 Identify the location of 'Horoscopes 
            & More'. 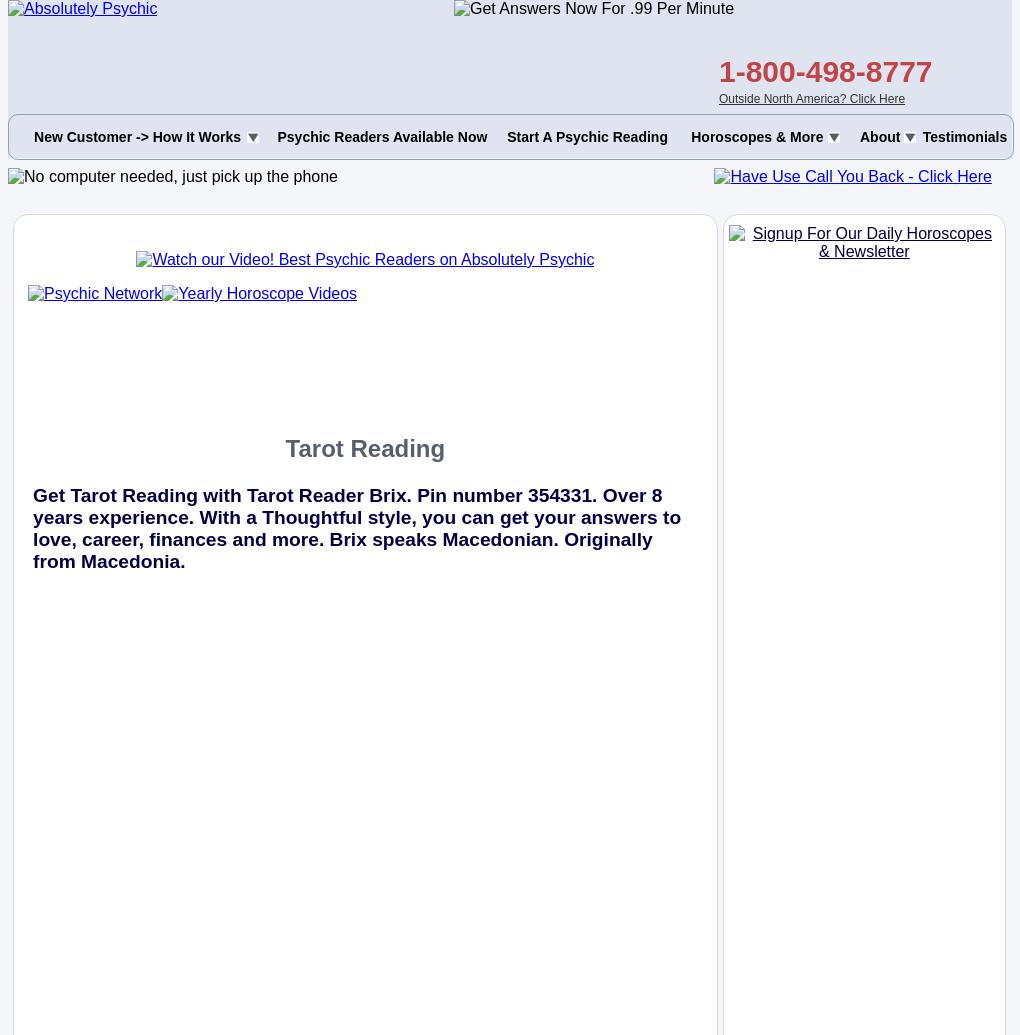
(757, 137).